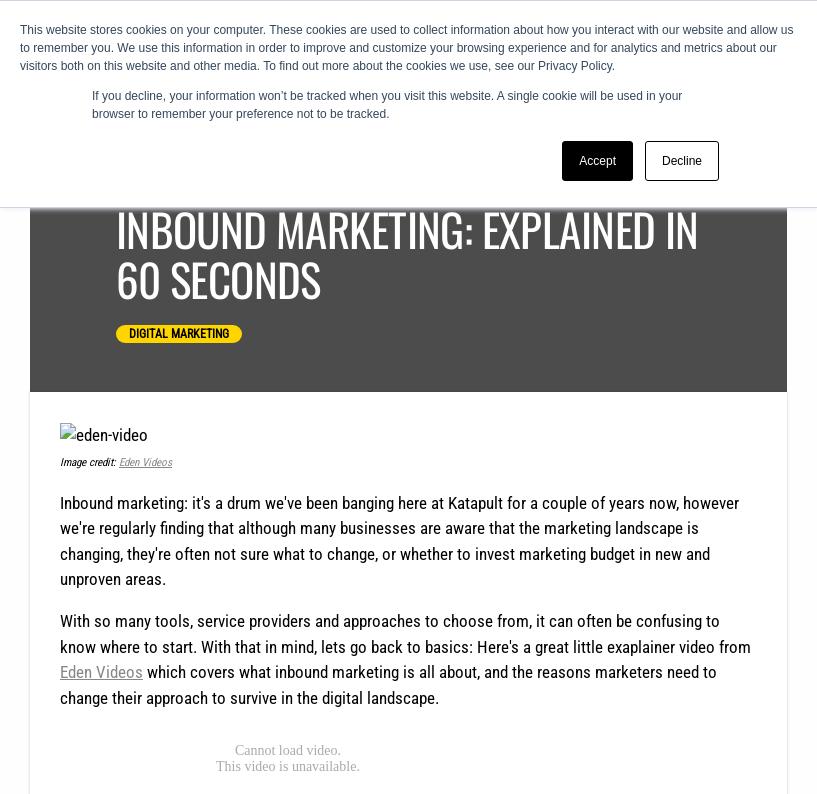 The image size is (817, 794). I want to click on 'By', so click(186, 176).